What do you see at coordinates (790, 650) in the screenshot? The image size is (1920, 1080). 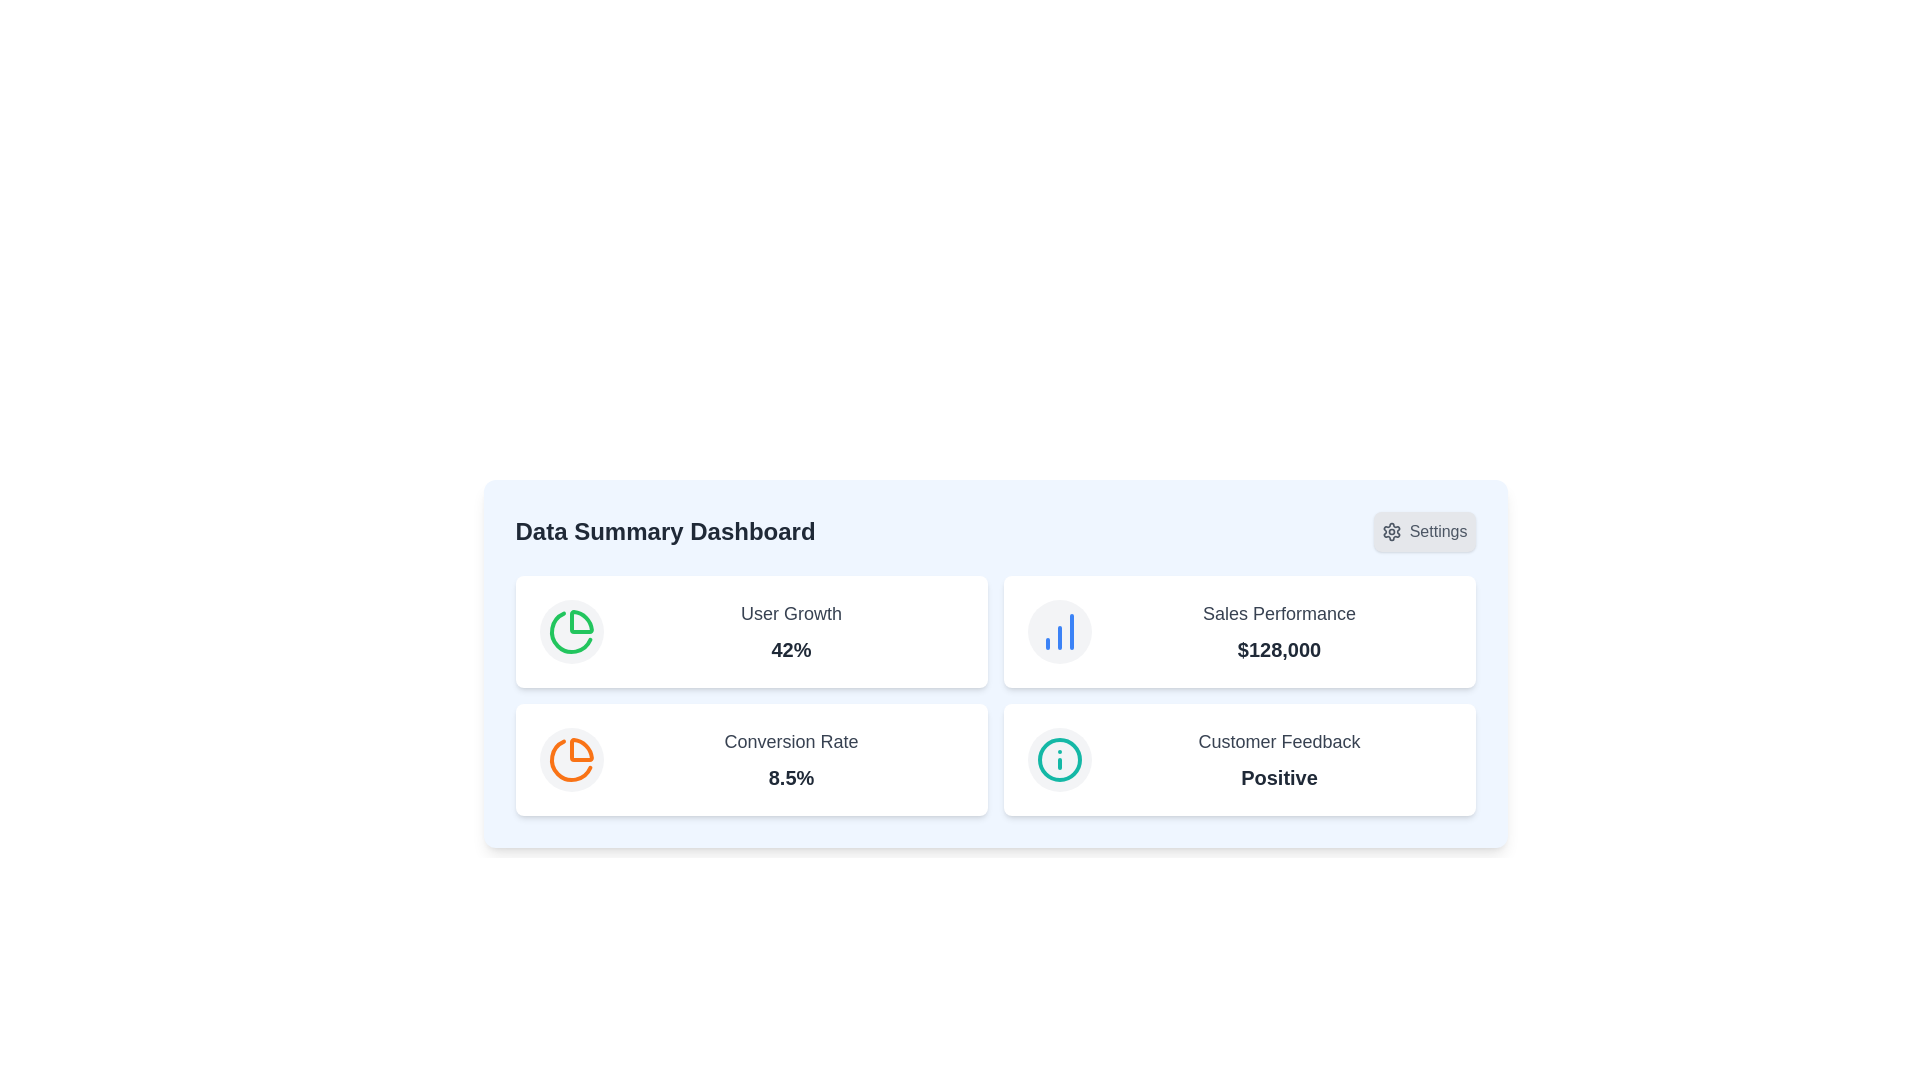 I see `static textual display showing '42%' which is prominently positioned below the label 'User Growth' in the upper-left quadrant of the dashboard` at bounding box center [790, 650].